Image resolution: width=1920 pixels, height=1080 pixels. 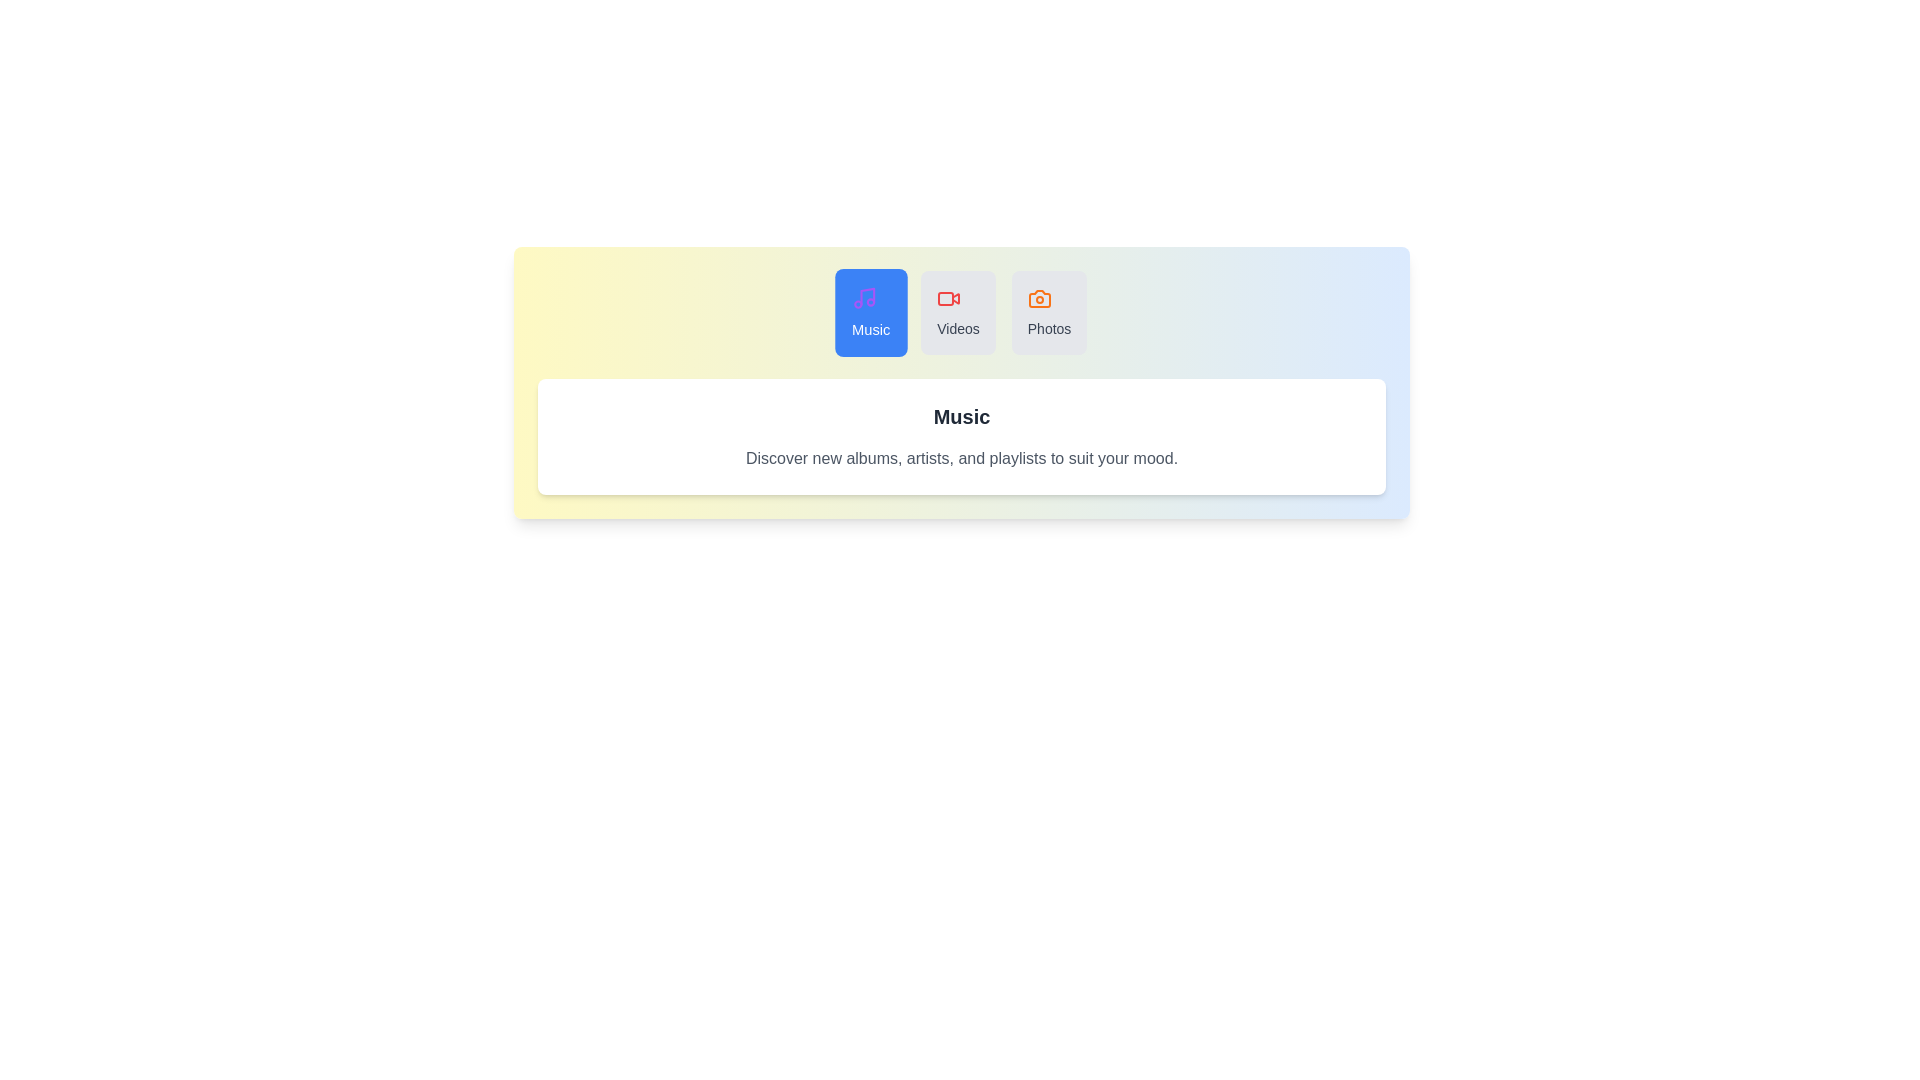 What do you see at coordinates (957, 312) in the screenshot?
I see `the Videos tab in the MultimediaTabs component` at bounding box center [957, 312].